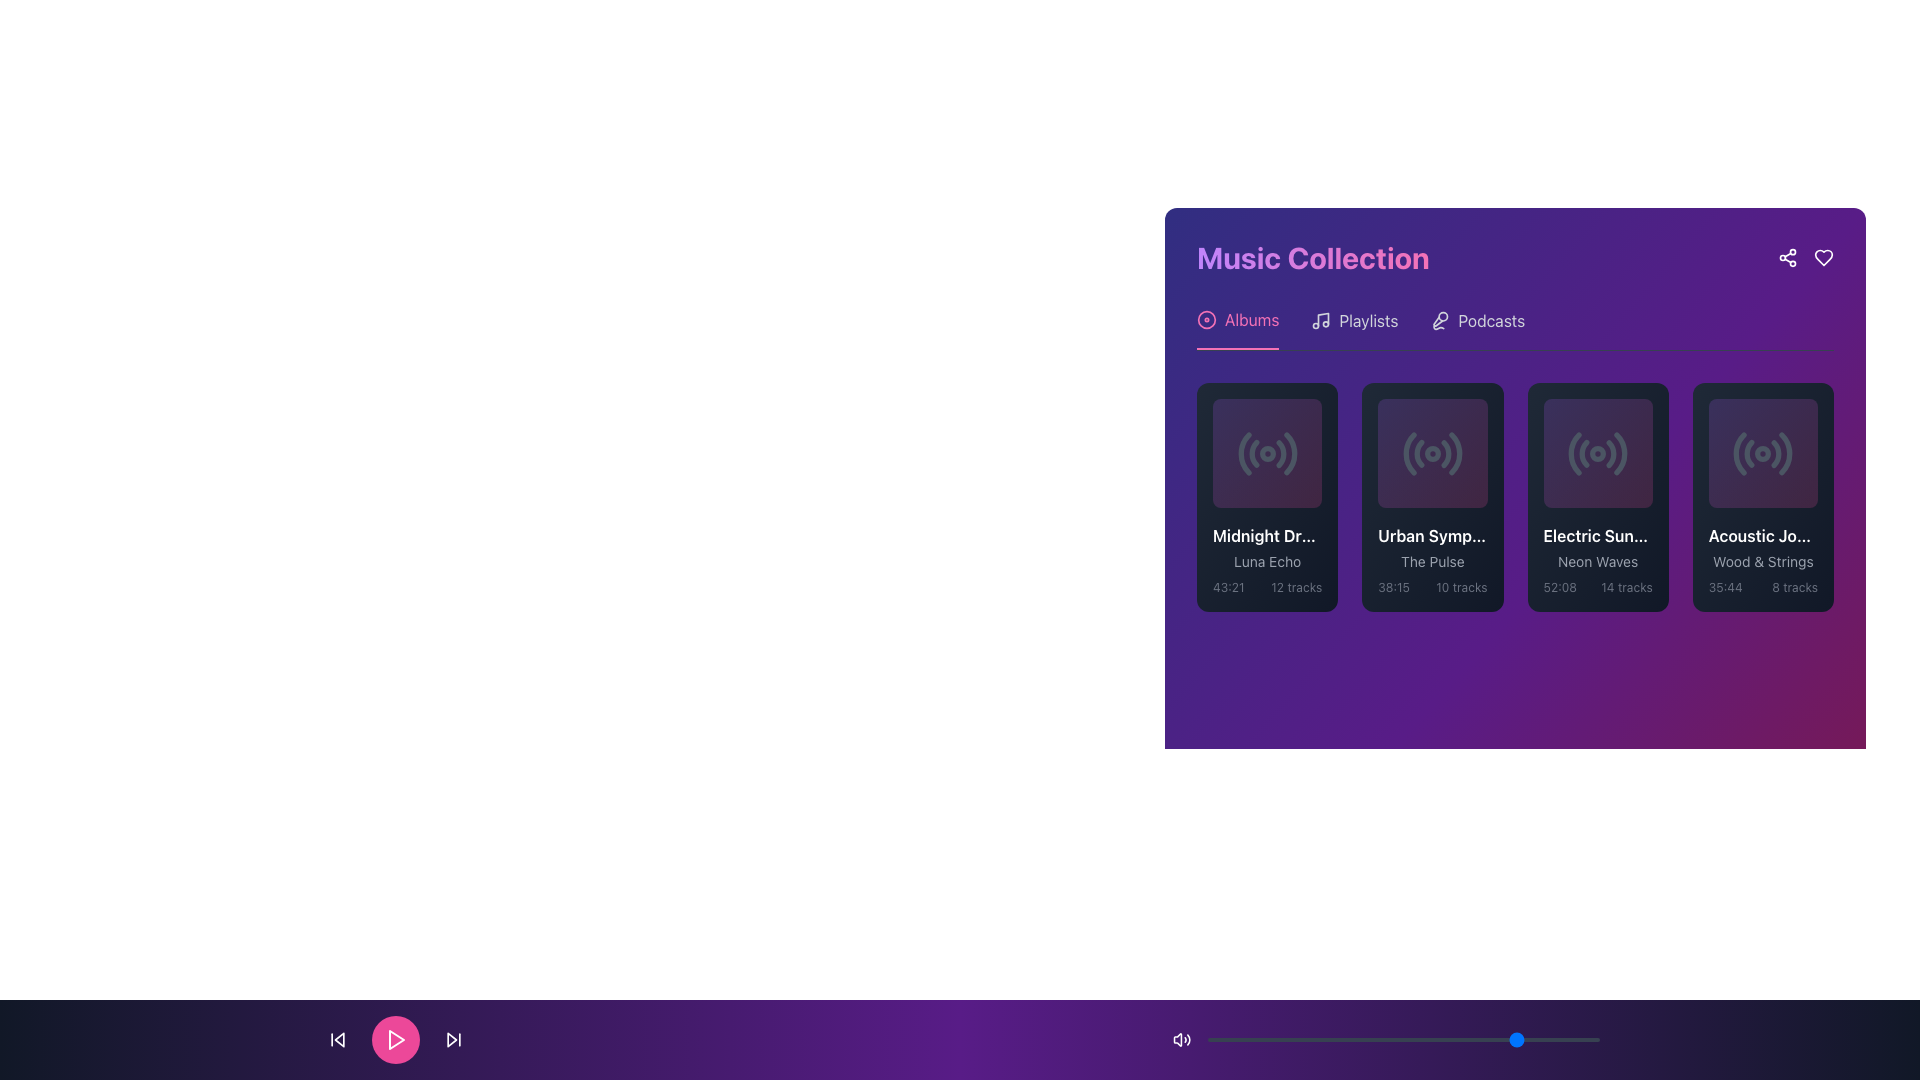 This screenshot has width=1920, height=1080. Describe the element at coordinates (1763, 453) in the screenshot. I see `the decorative graphic icon in the center of the album card titled 'Acoustic Journey', which represents the music collection related to radio or audio tracks` at that location.